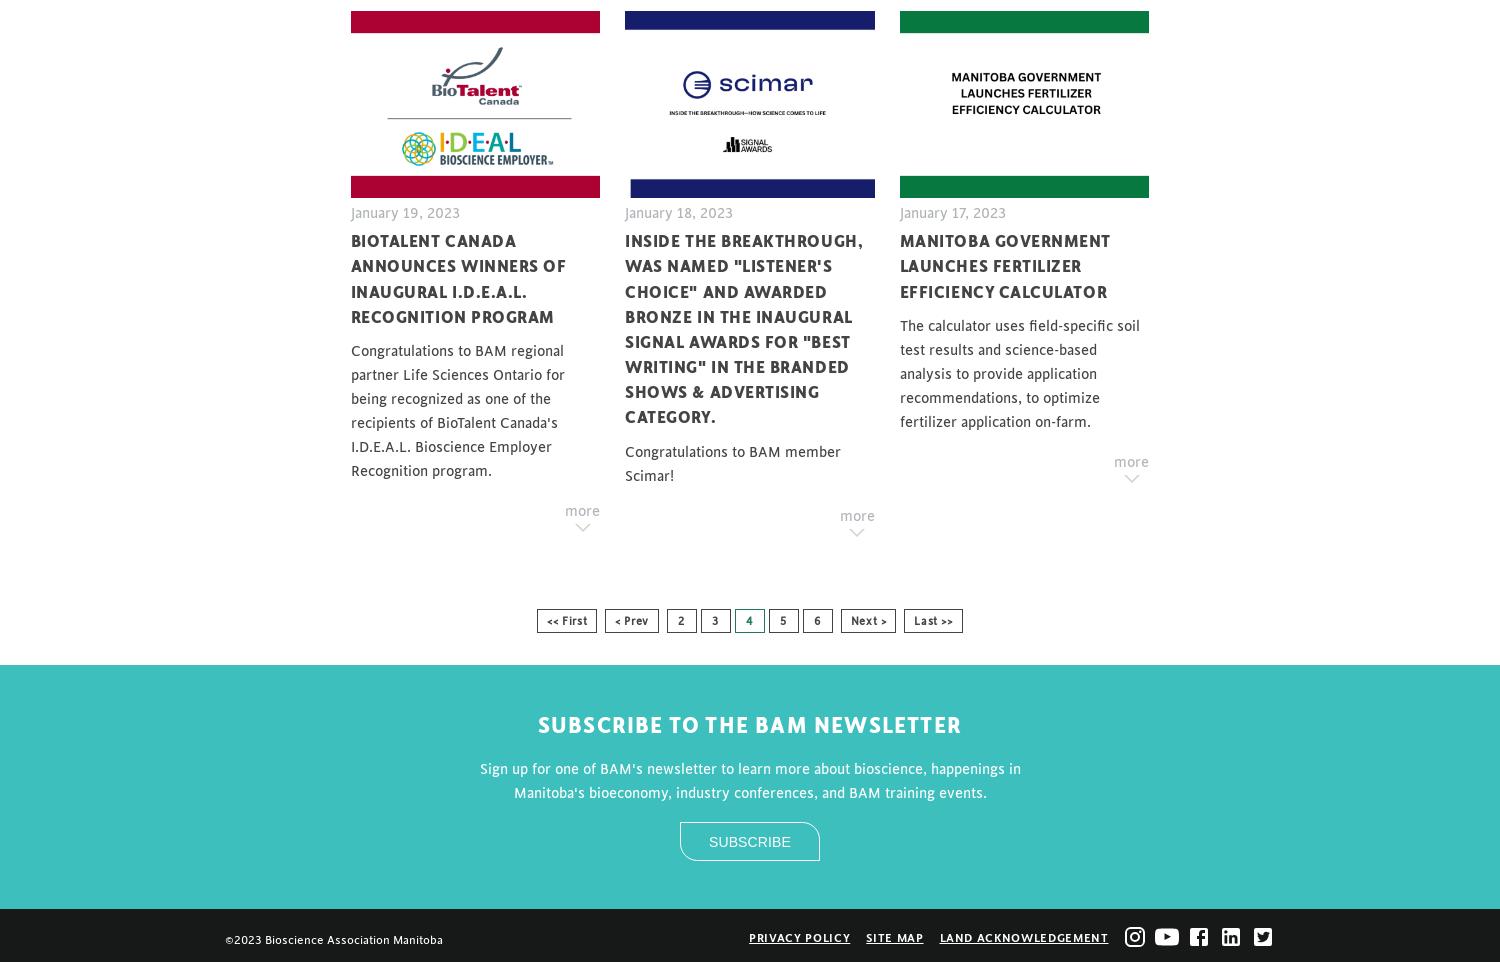  Describe the element at coordinates (348, 409) in the screenshot. I see `'Congratulations to BAM regional partner Life Sciences Ontario for being recognized as one of the recipients of BioTalent Canada's I.D.E.A.L. Bioscience Employer Recognition program.'` at that location.